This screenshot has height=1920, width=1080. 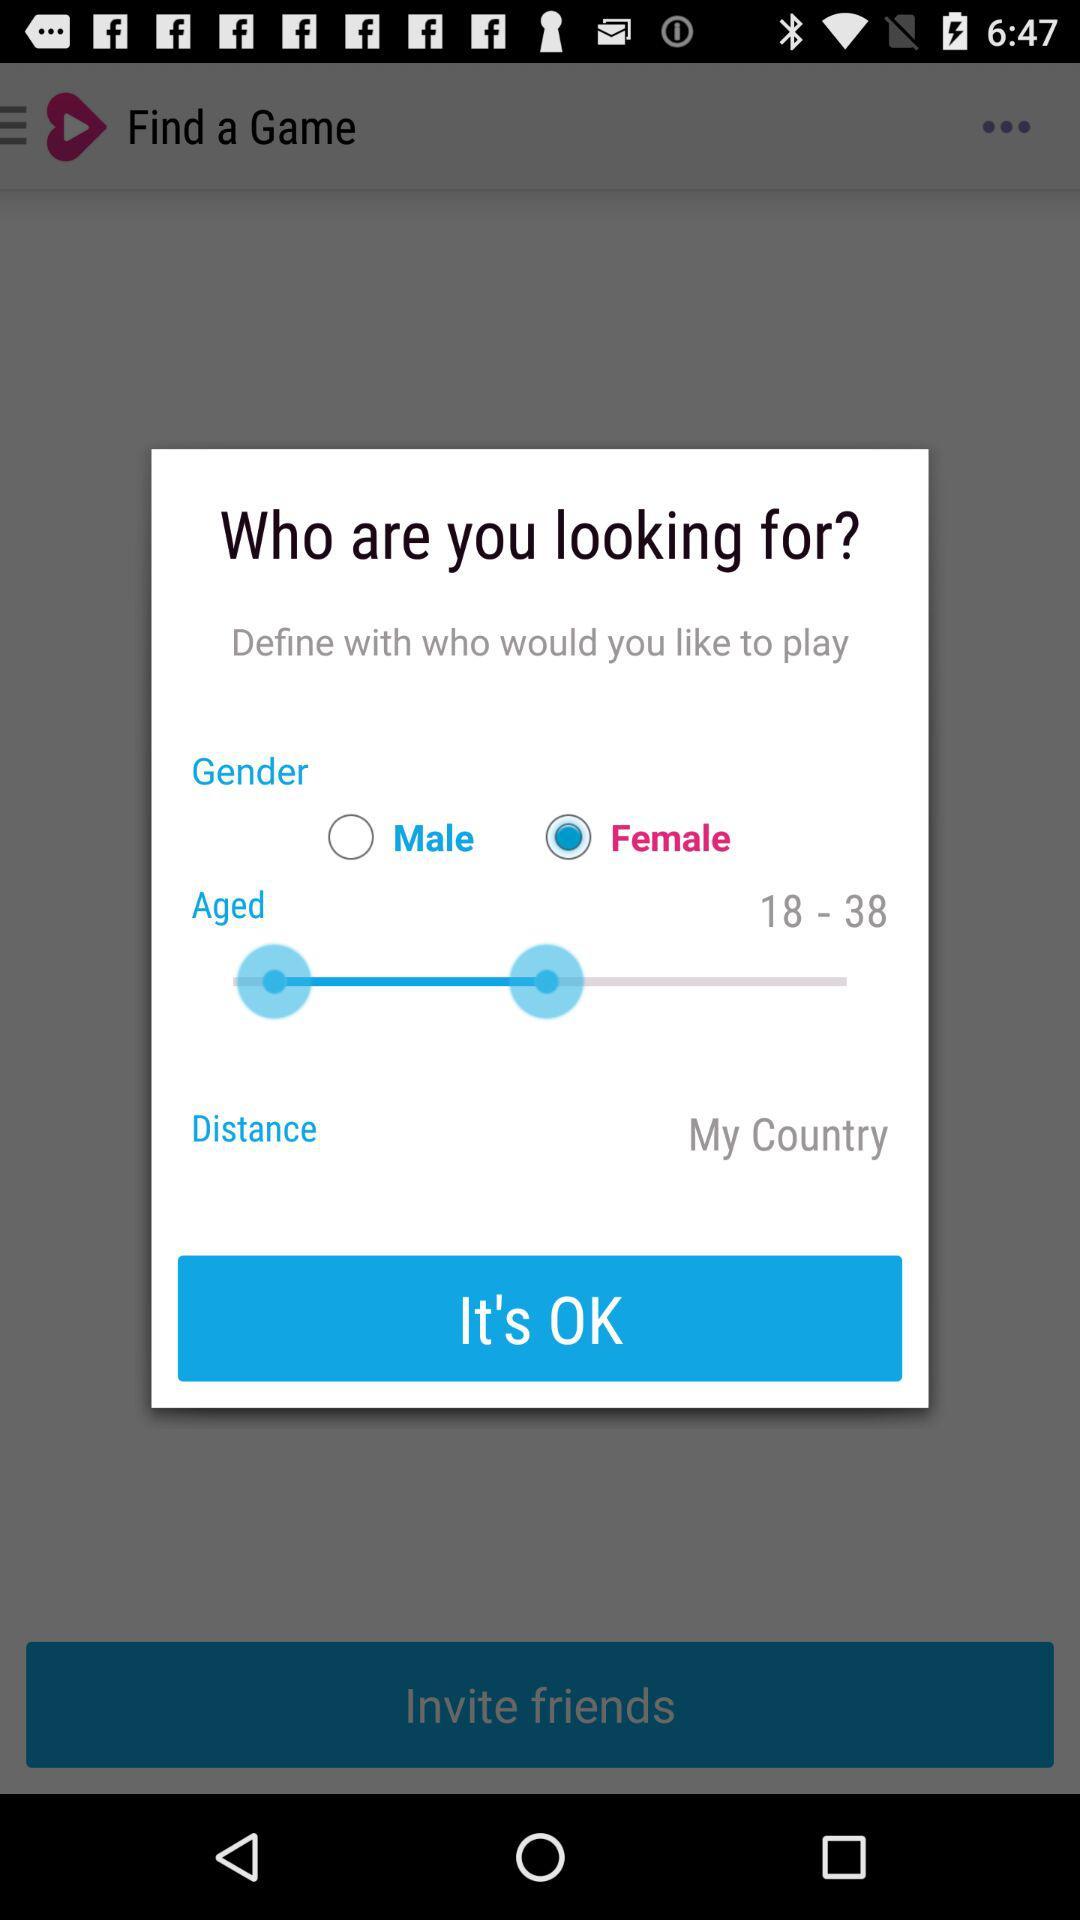 What do you see at coordinates (391, 836) in the screenshot?
I see `the radio button to the left of the female radio button` at bounding box center [391, 836].